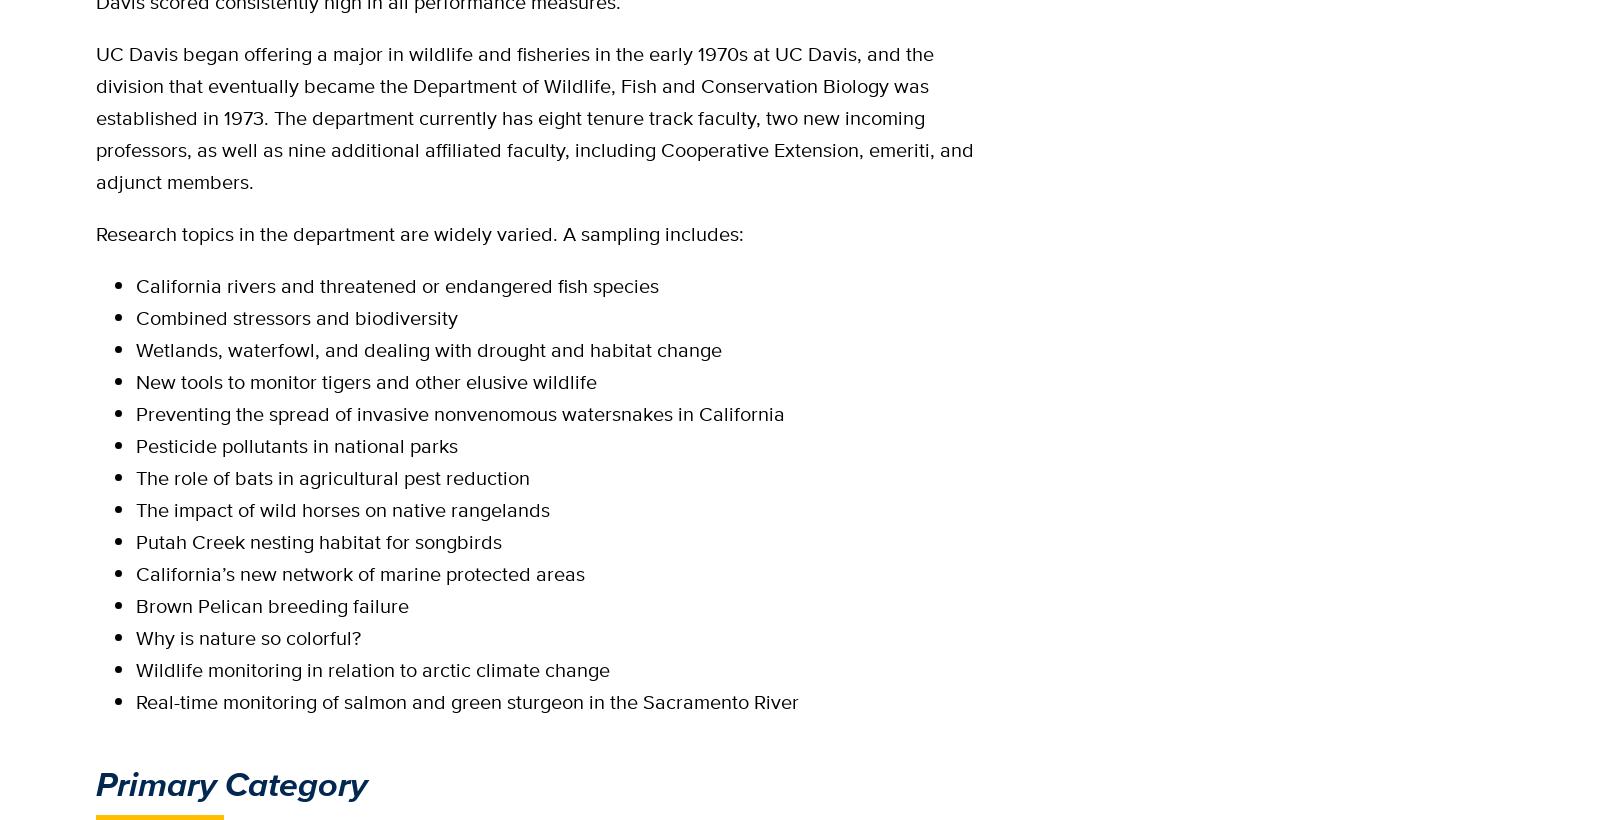 Image resolution: width=1600 pixels, height=820 pixels. Describe the element at coordinates (272, 605) in the screenshot. I see `'Brown Pelican breeding failure'` at that location.